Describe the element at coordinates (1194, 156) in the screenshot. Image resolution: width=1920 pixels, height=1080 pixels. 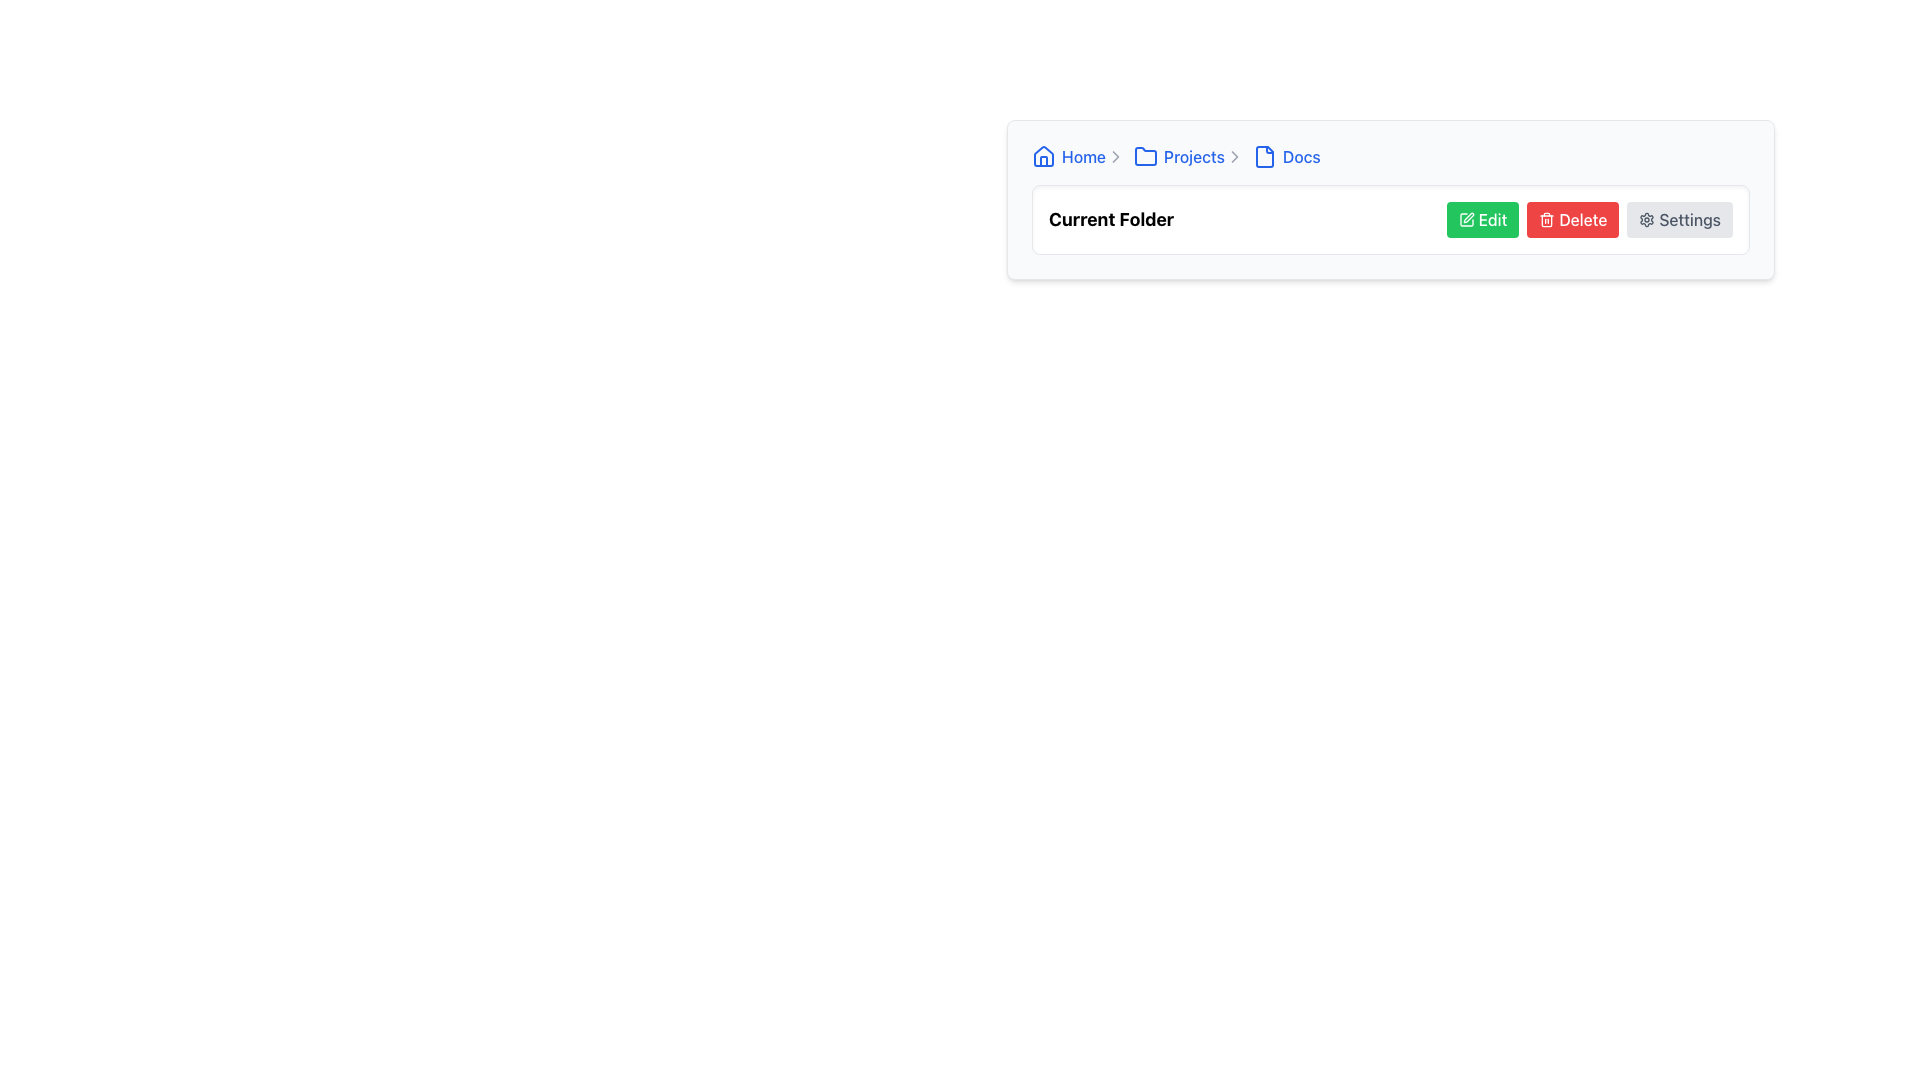
I see `the 'Projects' navigation link in the breadcrumb trail` at that location.